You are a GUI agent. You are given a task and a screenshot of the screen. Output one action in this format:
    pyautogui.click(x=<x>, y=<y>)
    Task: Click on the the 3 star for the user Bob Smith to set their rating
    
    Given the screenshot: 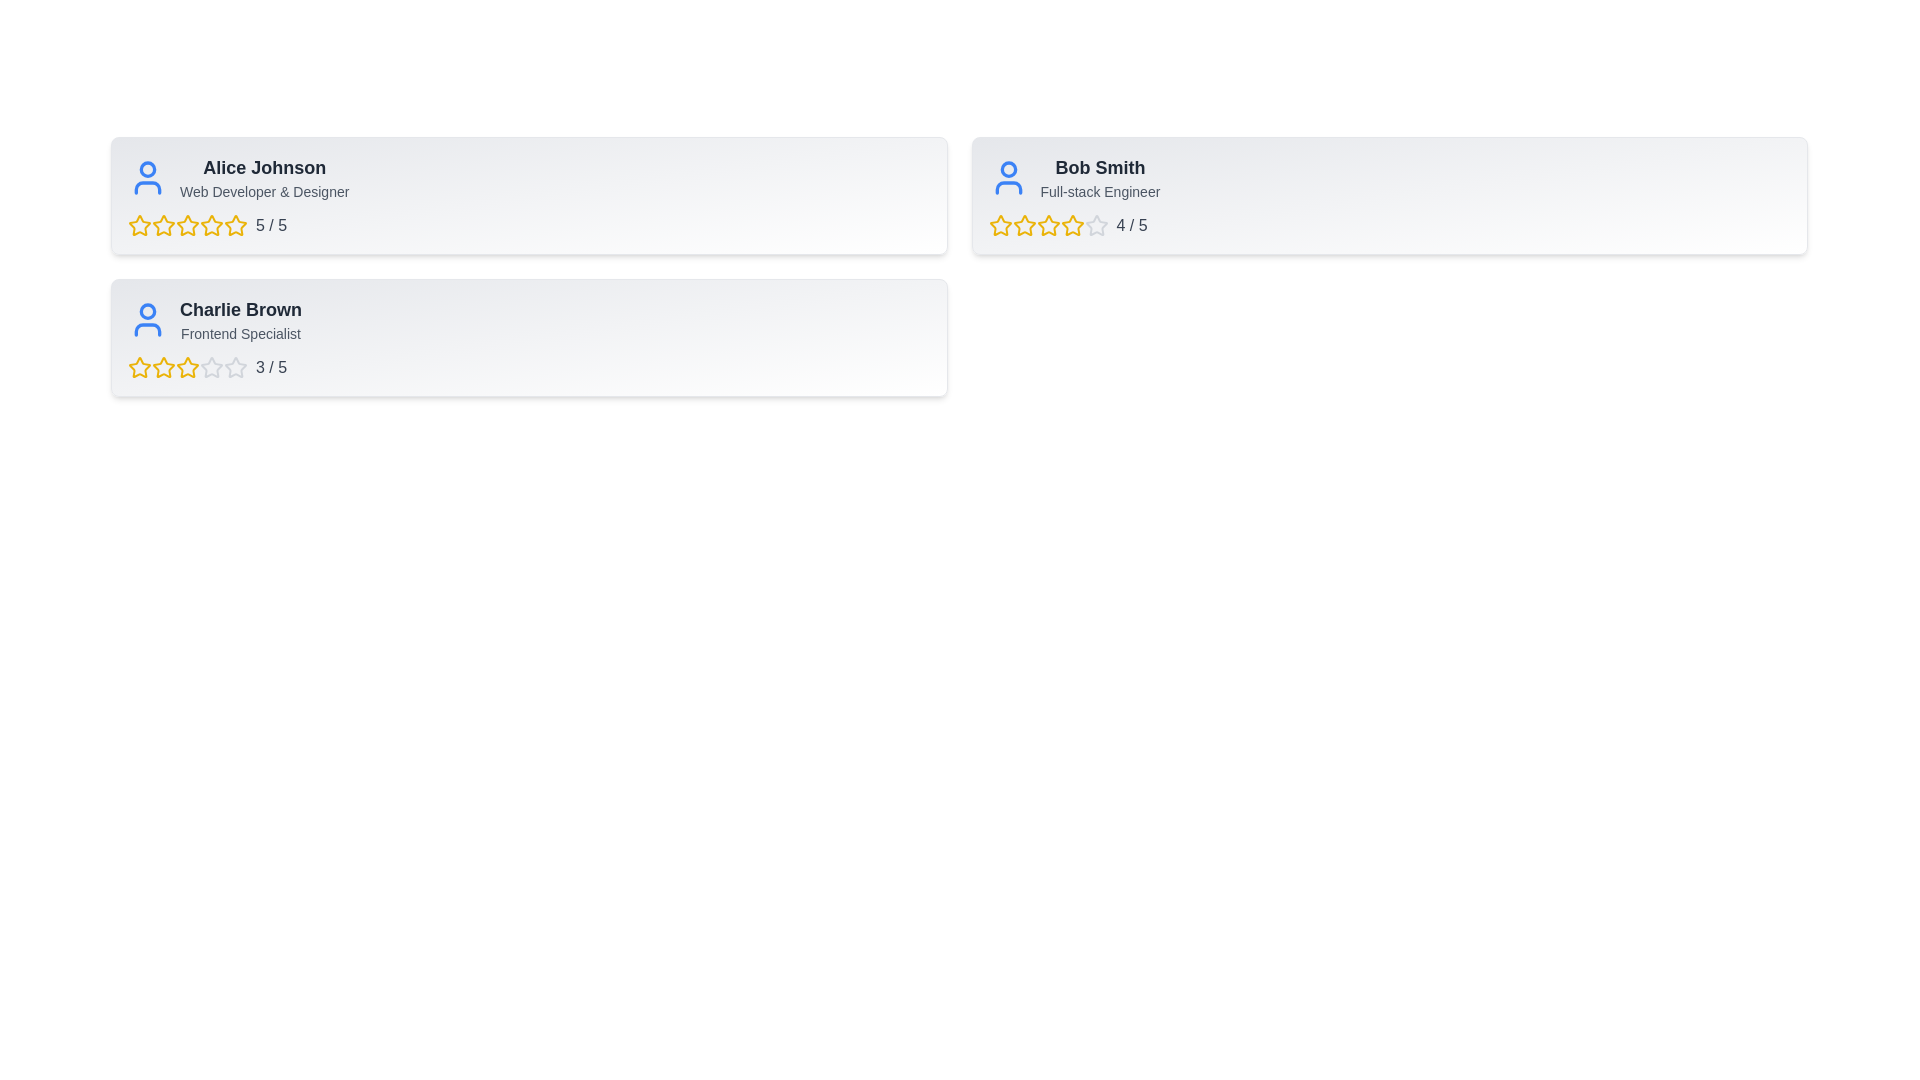 What is the action you would take?
    pyautogui.click(x=1047, y=225)
    